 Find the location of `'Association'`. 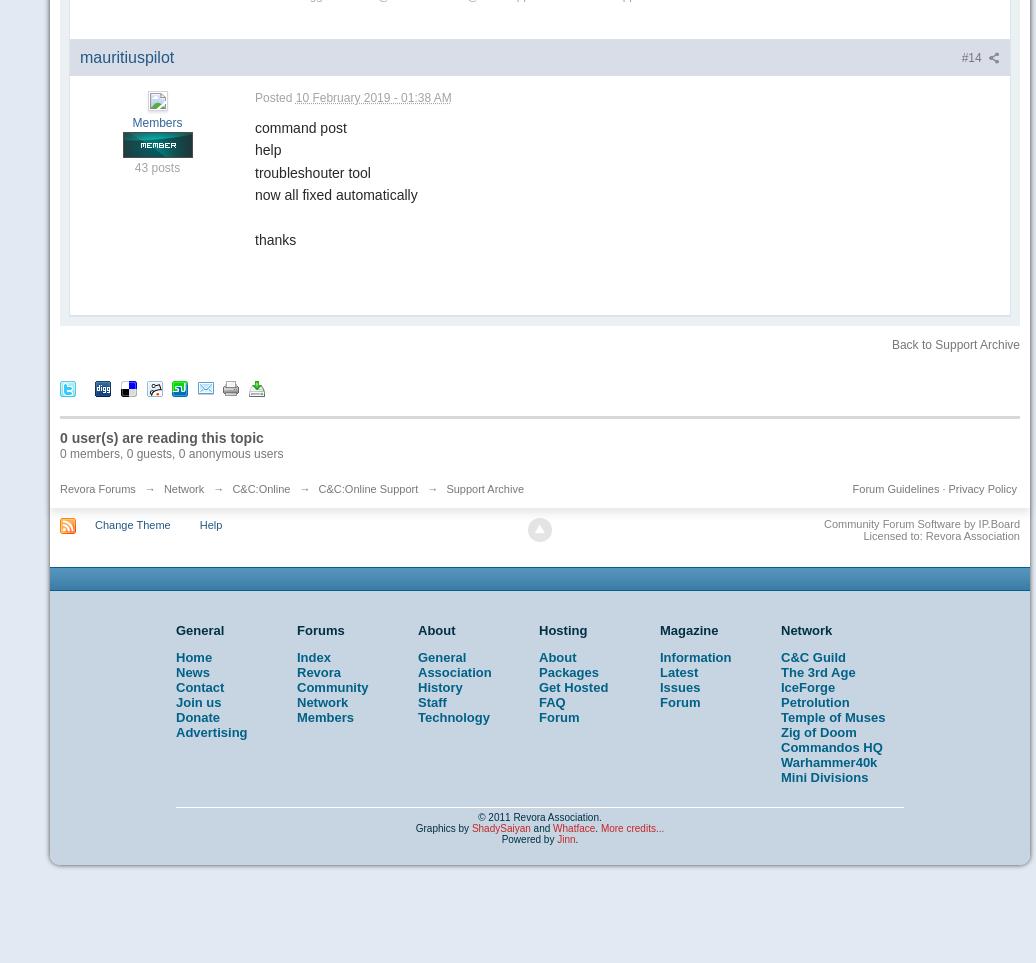

'Association' is located at coordinates (454, 672).